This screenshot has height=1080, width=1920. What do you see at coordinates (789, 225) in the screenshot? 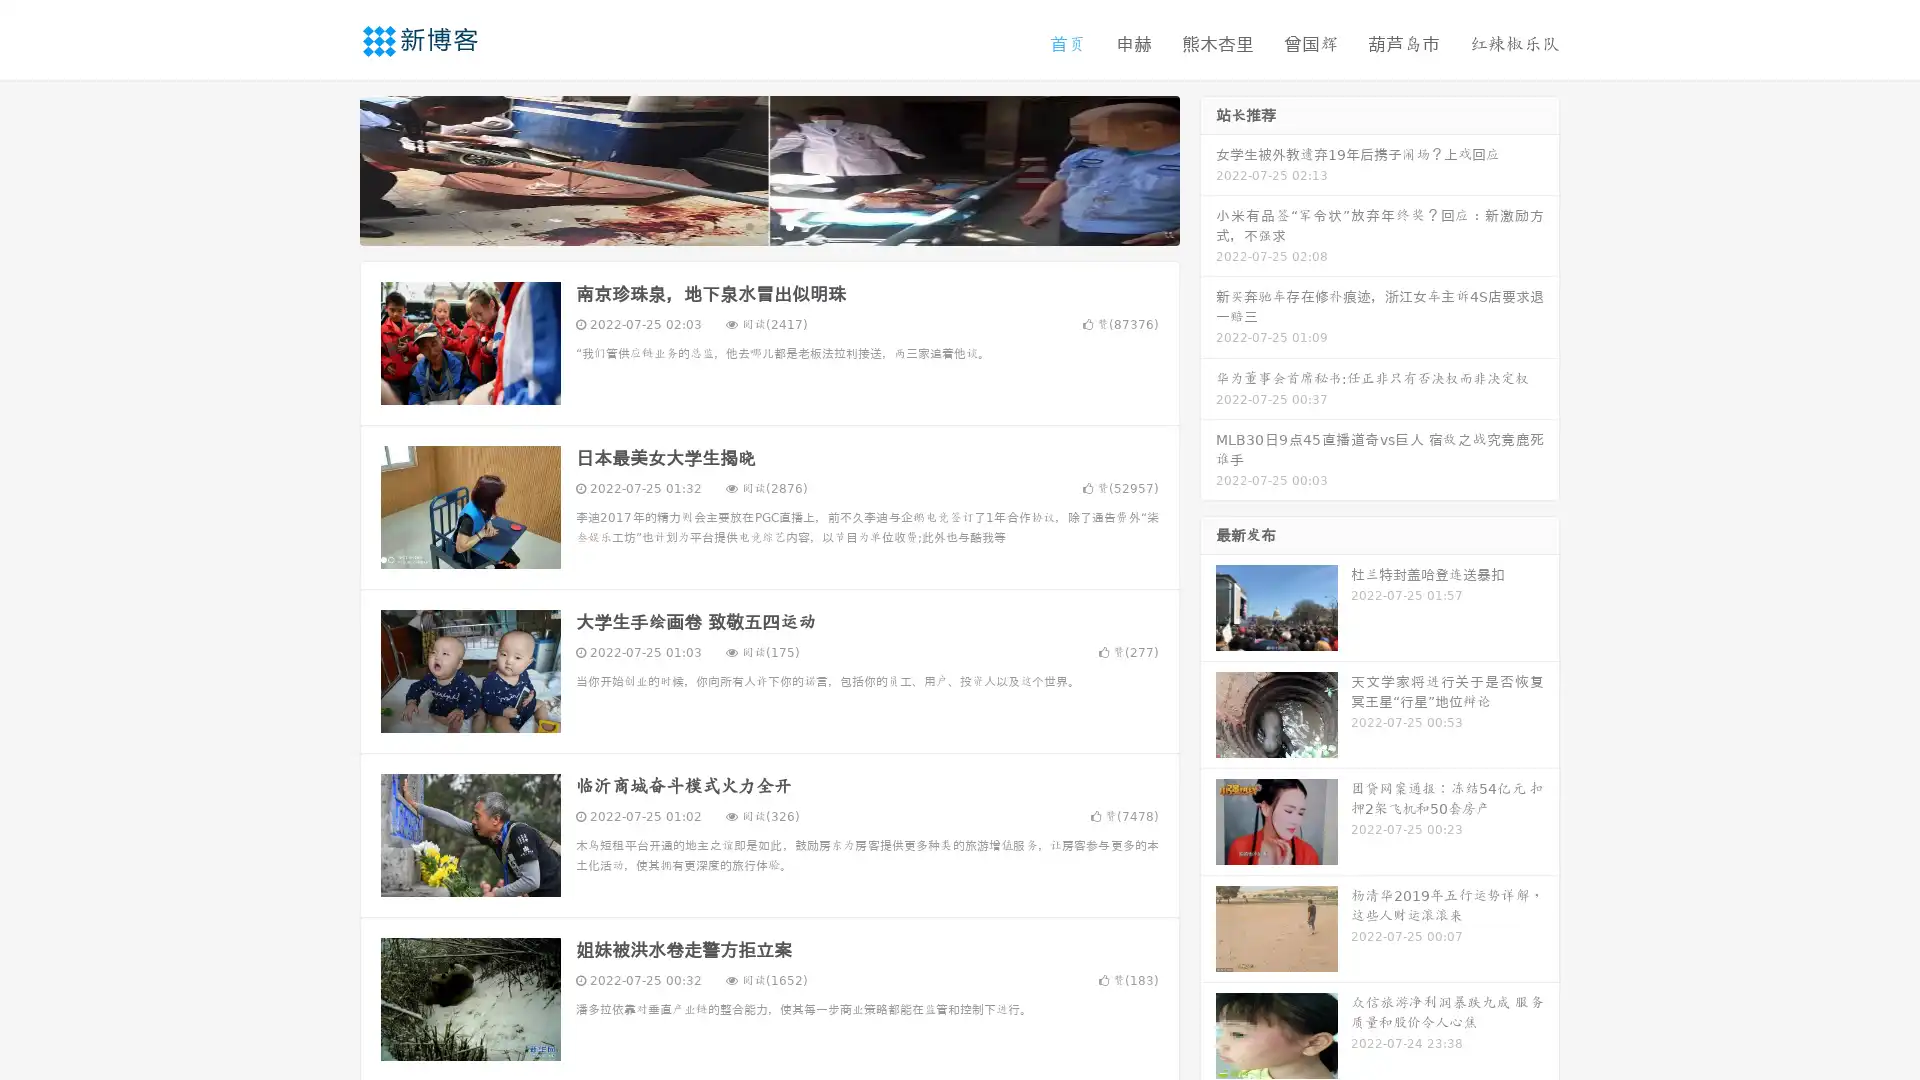
I see `Go to slide 3` at bounding box center [789, 225].